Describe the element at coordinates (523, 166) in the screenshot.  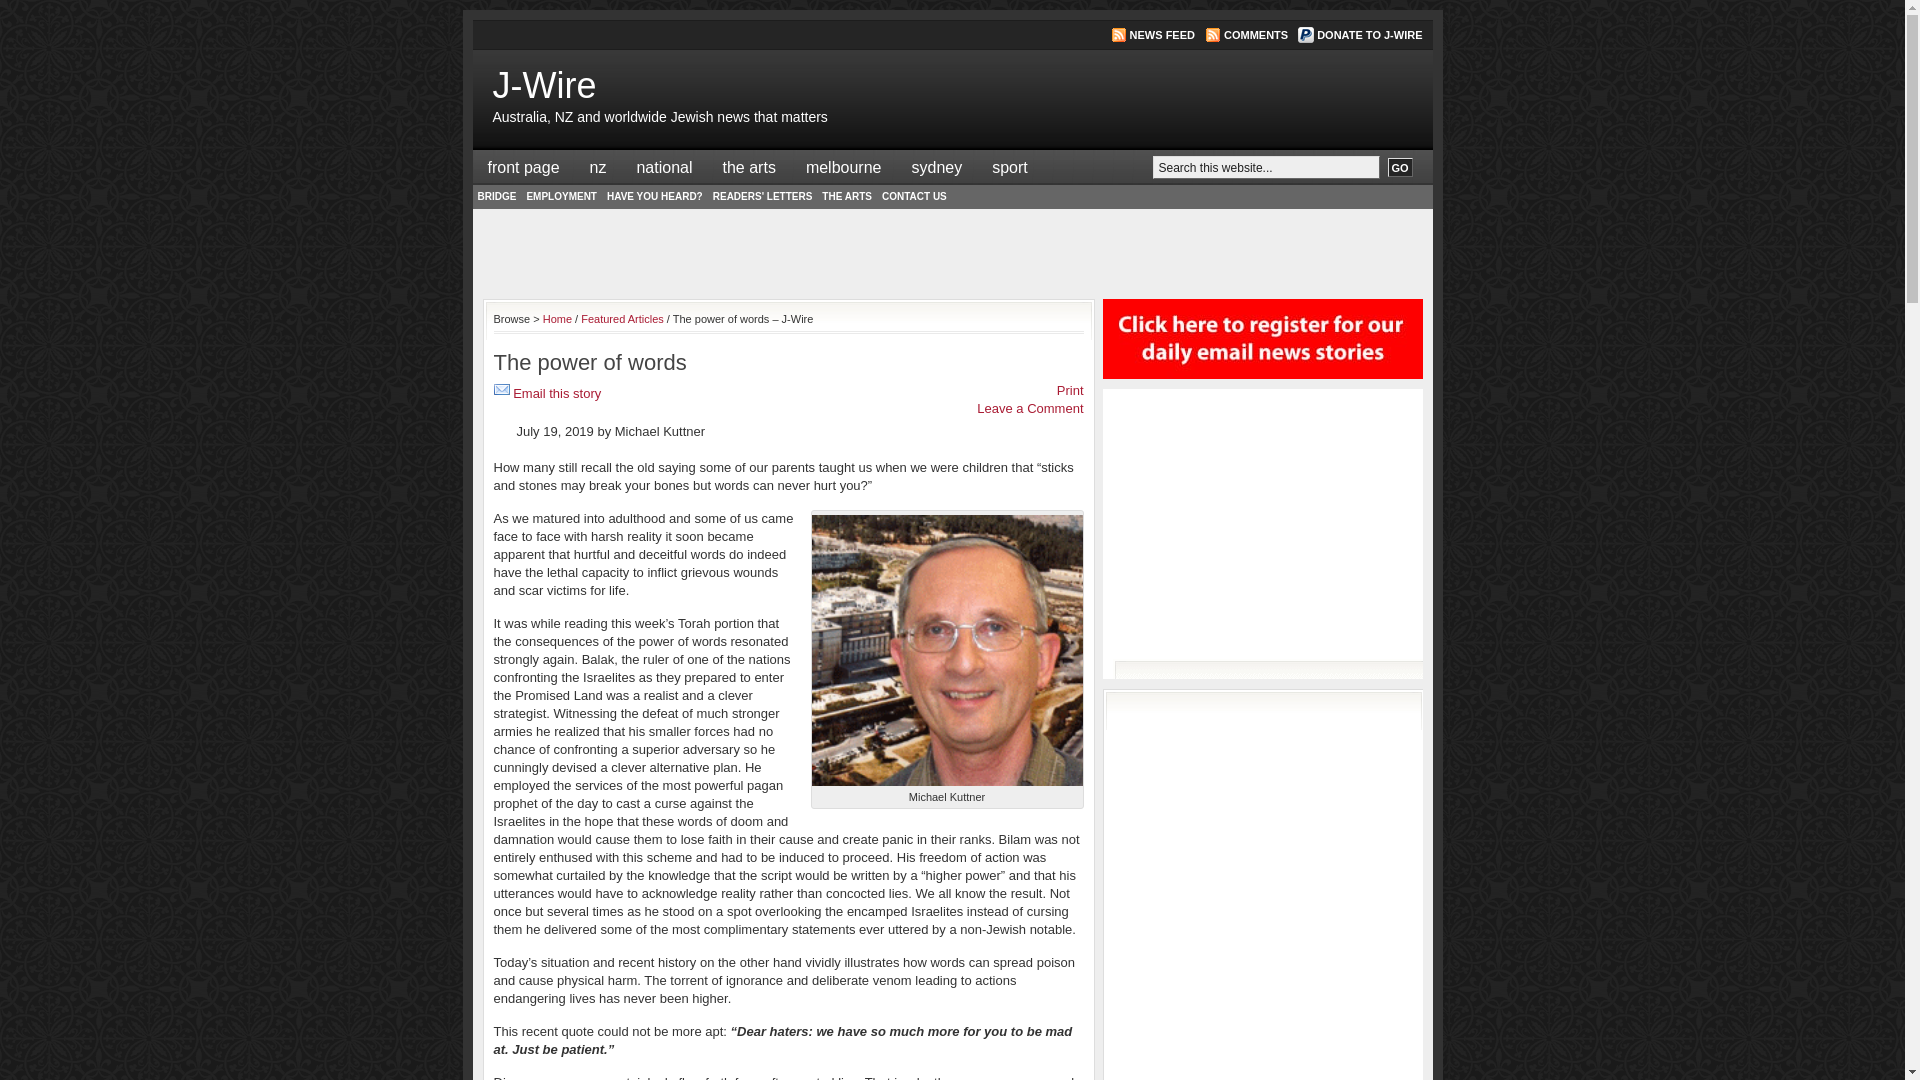
I see `'front page'` at that location.